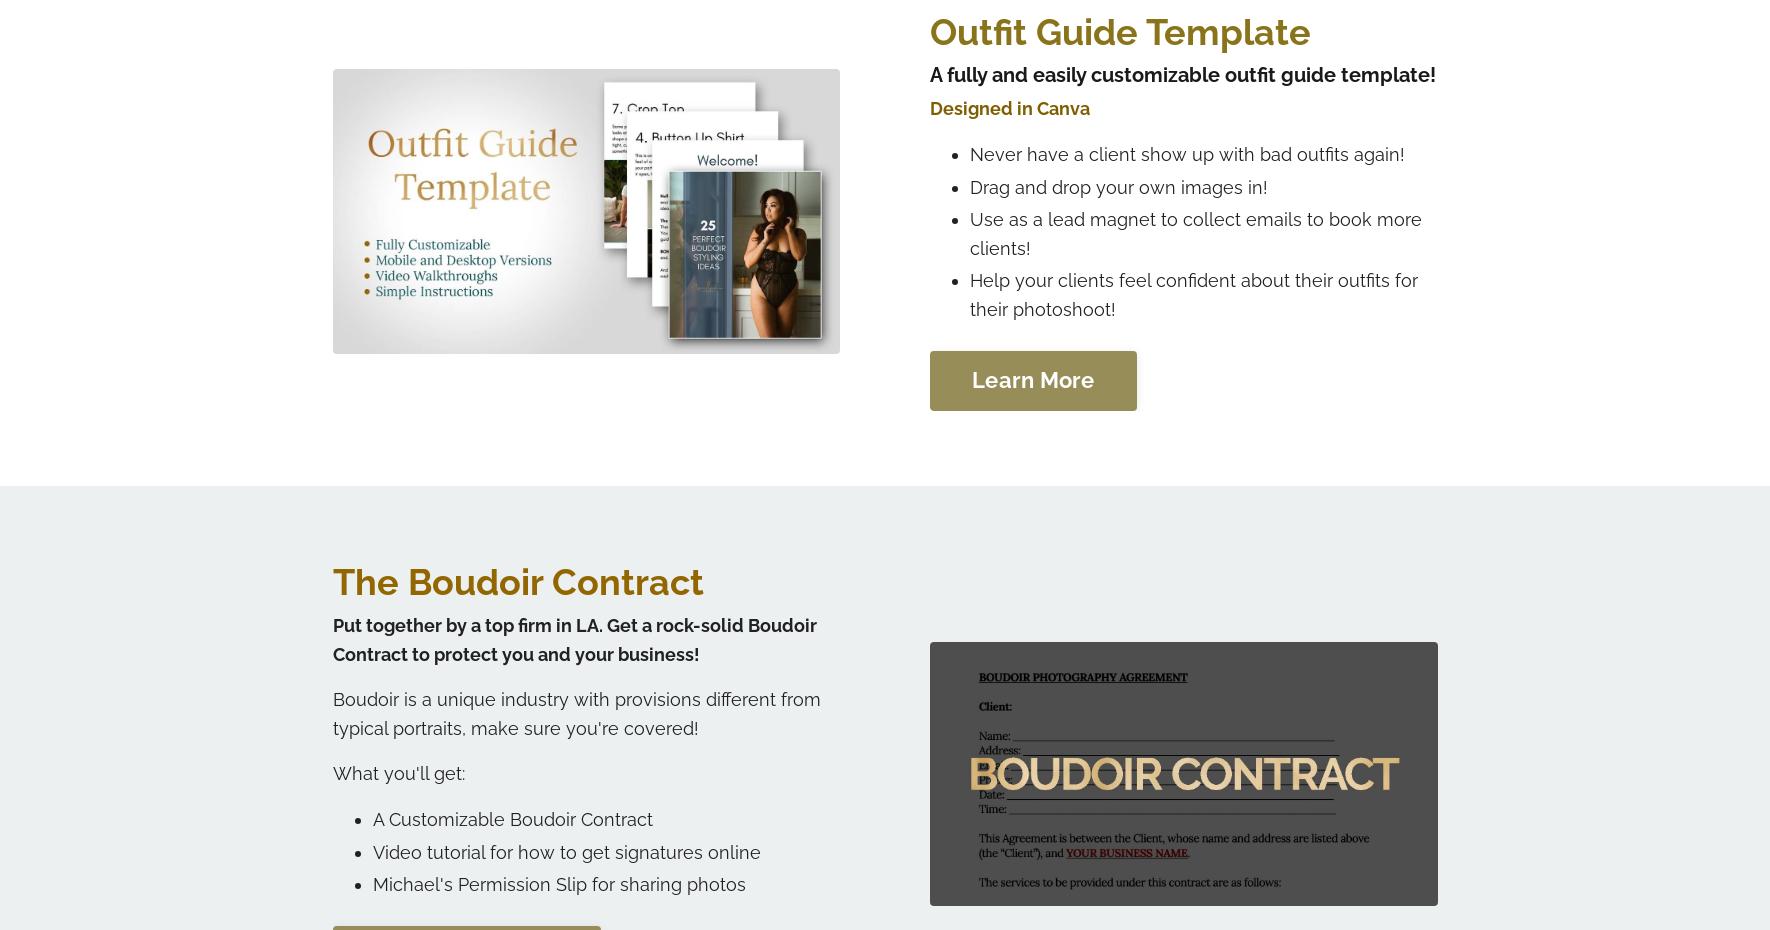  I want to click on 'What you'll get:', so click(397, 772).